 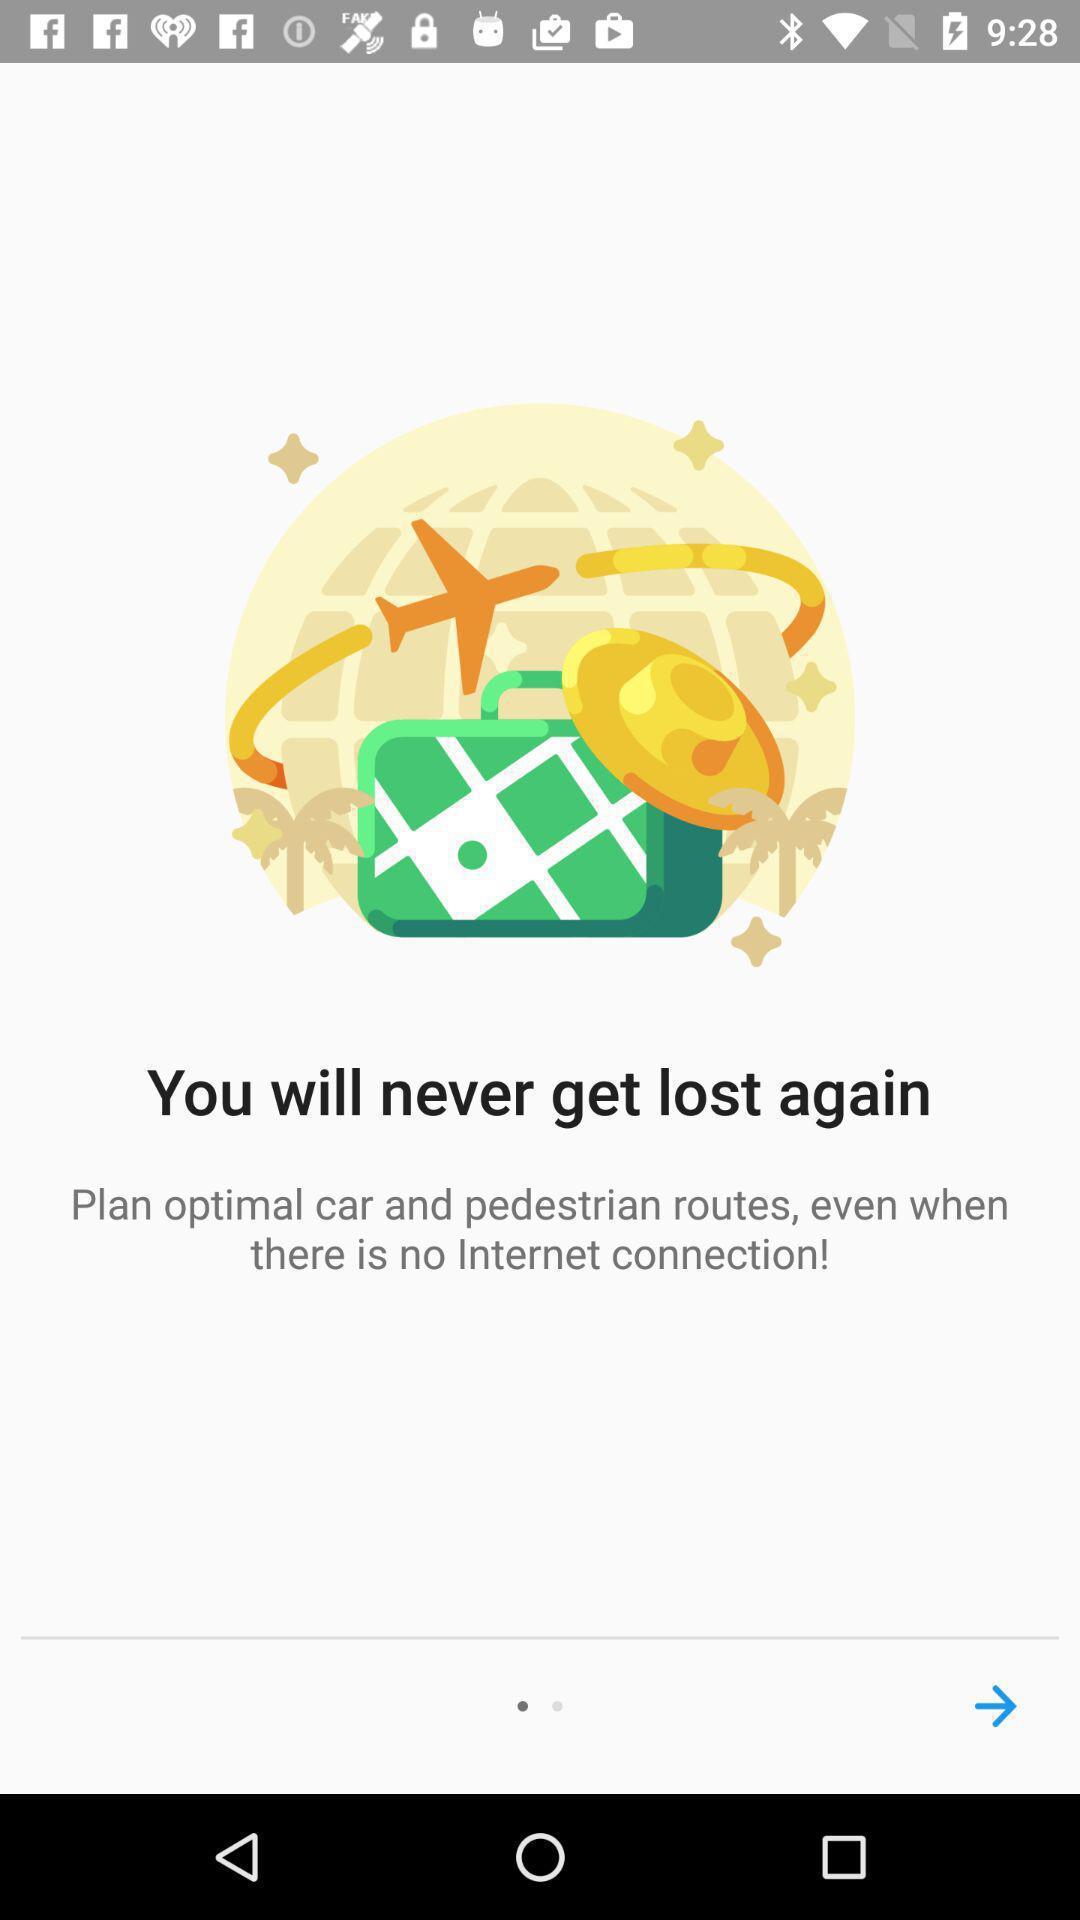 What do you see at coordinates (995, 1705) in the screenshot?
I see `next page` at bounding box center [995, 1705].